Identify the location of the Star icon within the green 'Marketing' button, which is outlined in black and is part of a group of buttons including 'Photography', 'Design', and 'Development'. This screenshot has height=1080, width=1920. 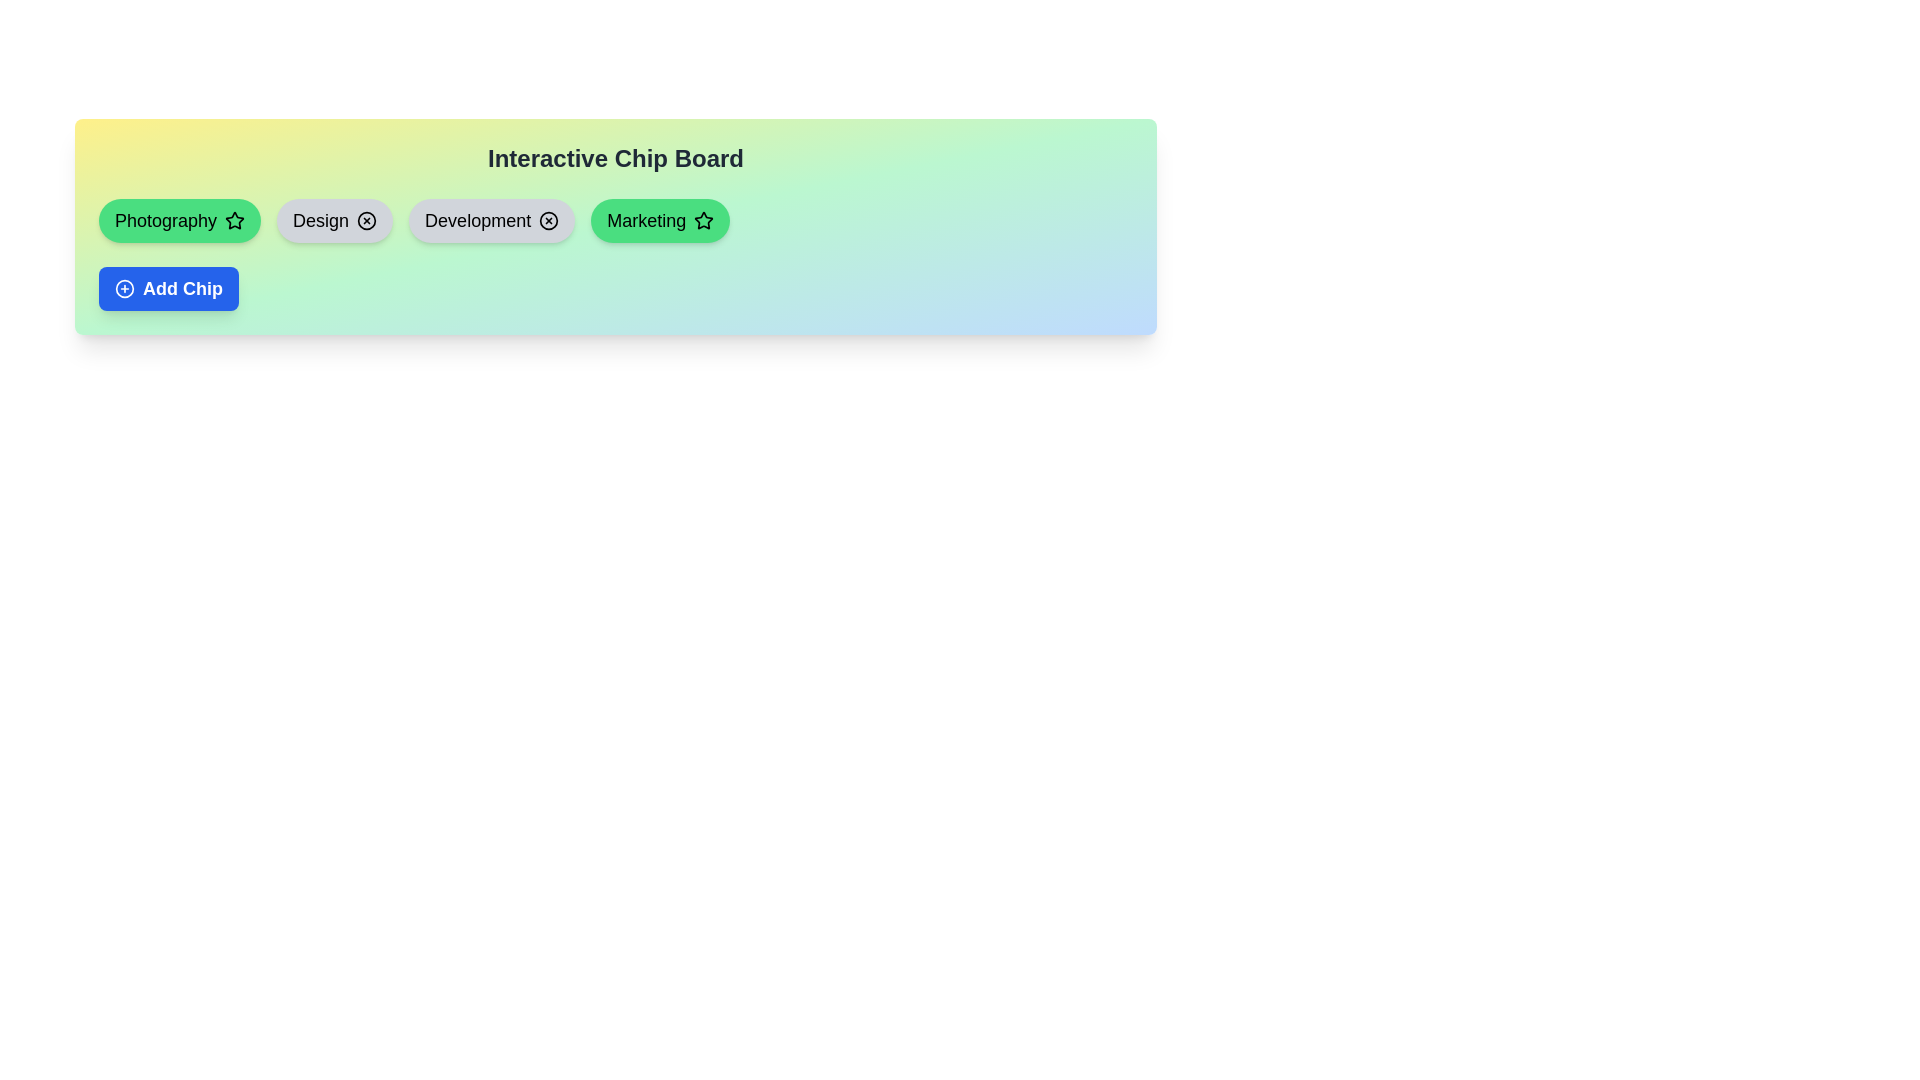
(704, 220).